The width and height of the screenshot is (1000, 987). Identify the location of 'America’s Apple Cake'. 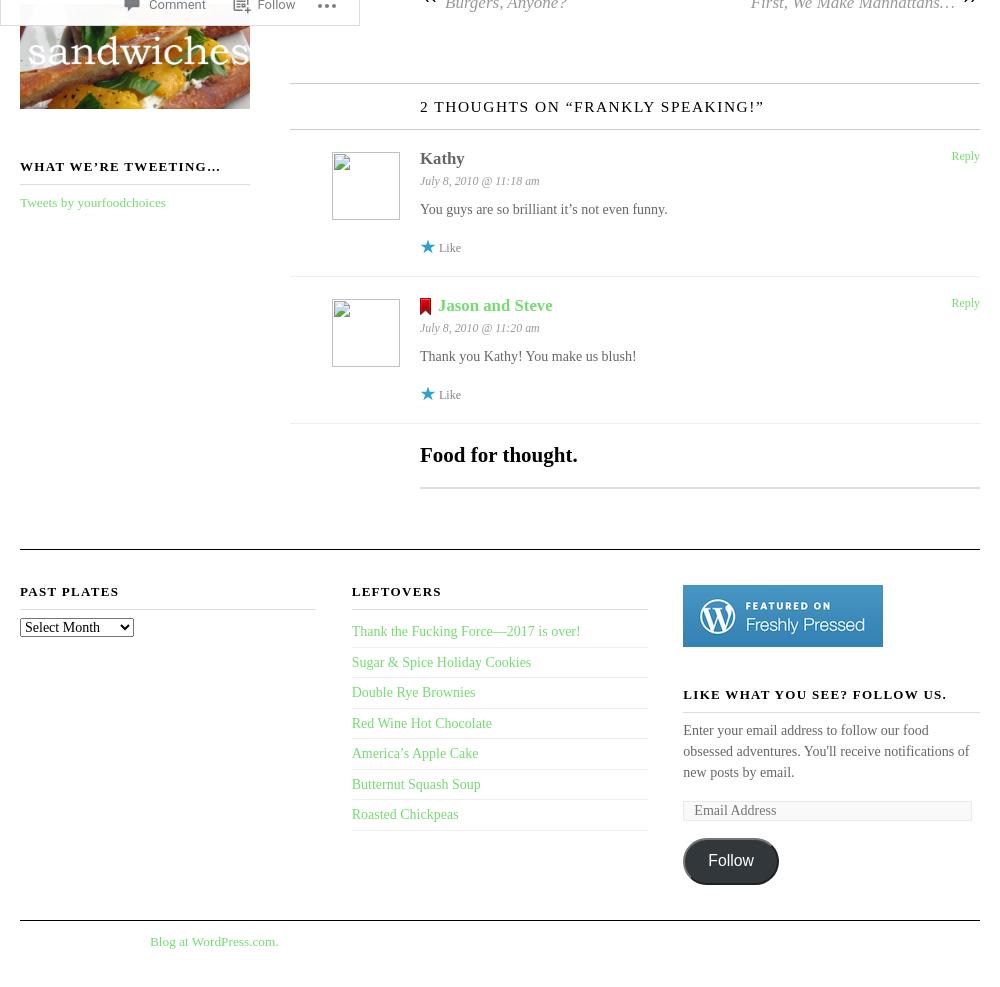
(414, 752).